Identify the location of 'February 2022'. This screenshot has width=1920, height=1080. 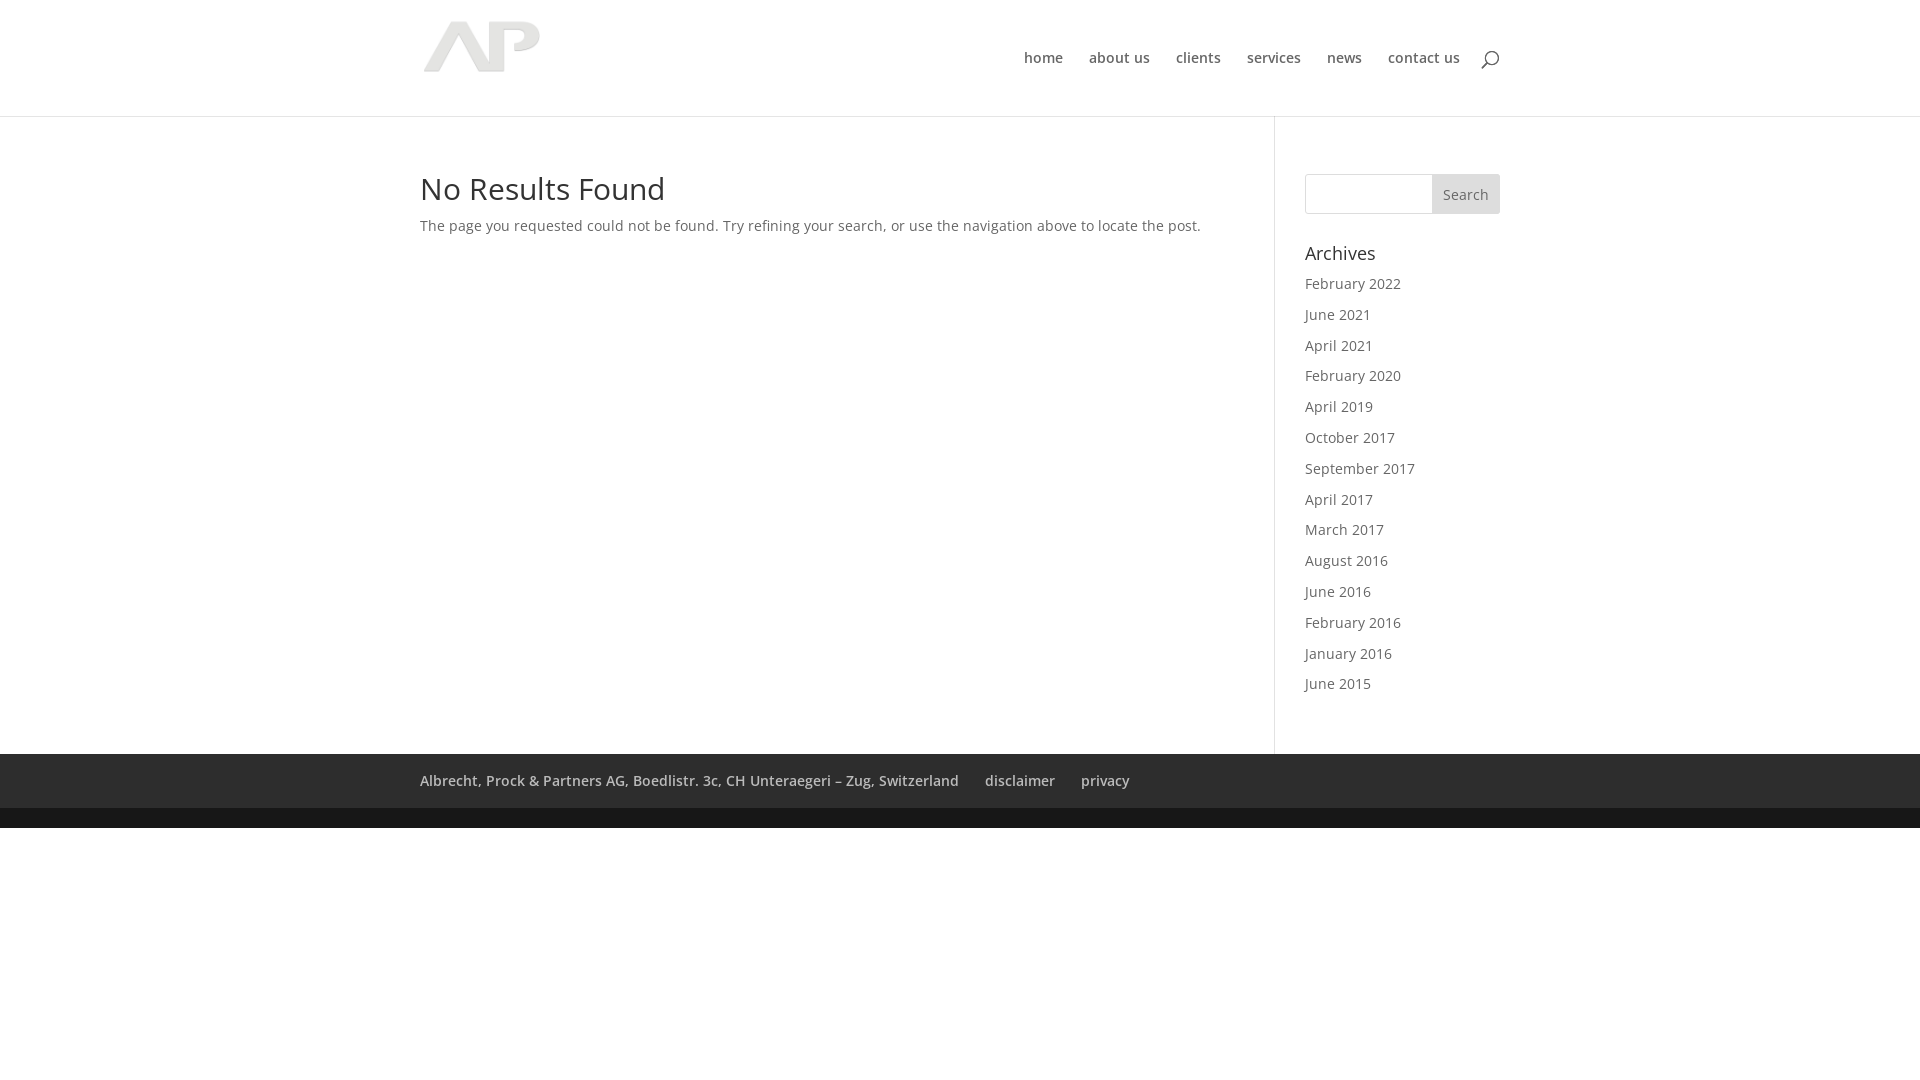
(1353, 283).